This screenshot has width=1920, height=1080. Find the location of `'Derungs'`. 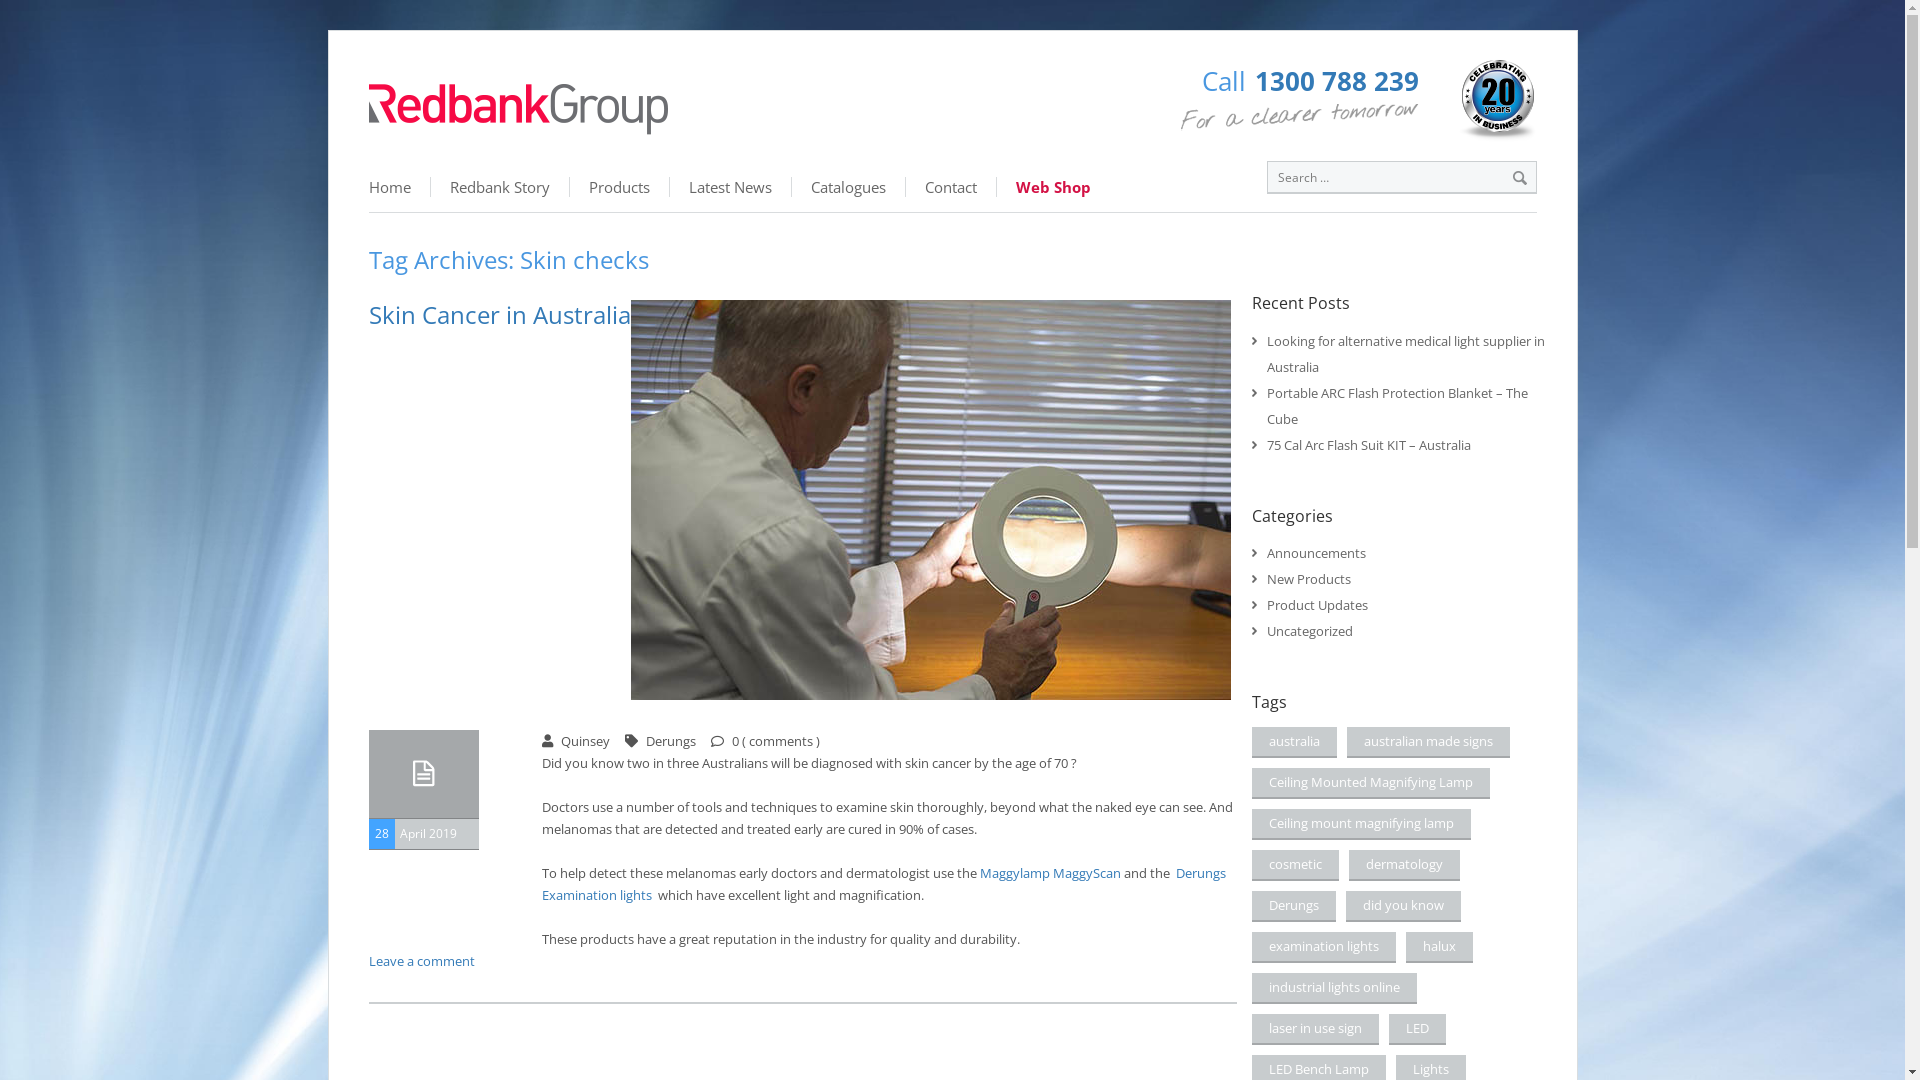

'Derungs' is located at coordinates (1294, 906).